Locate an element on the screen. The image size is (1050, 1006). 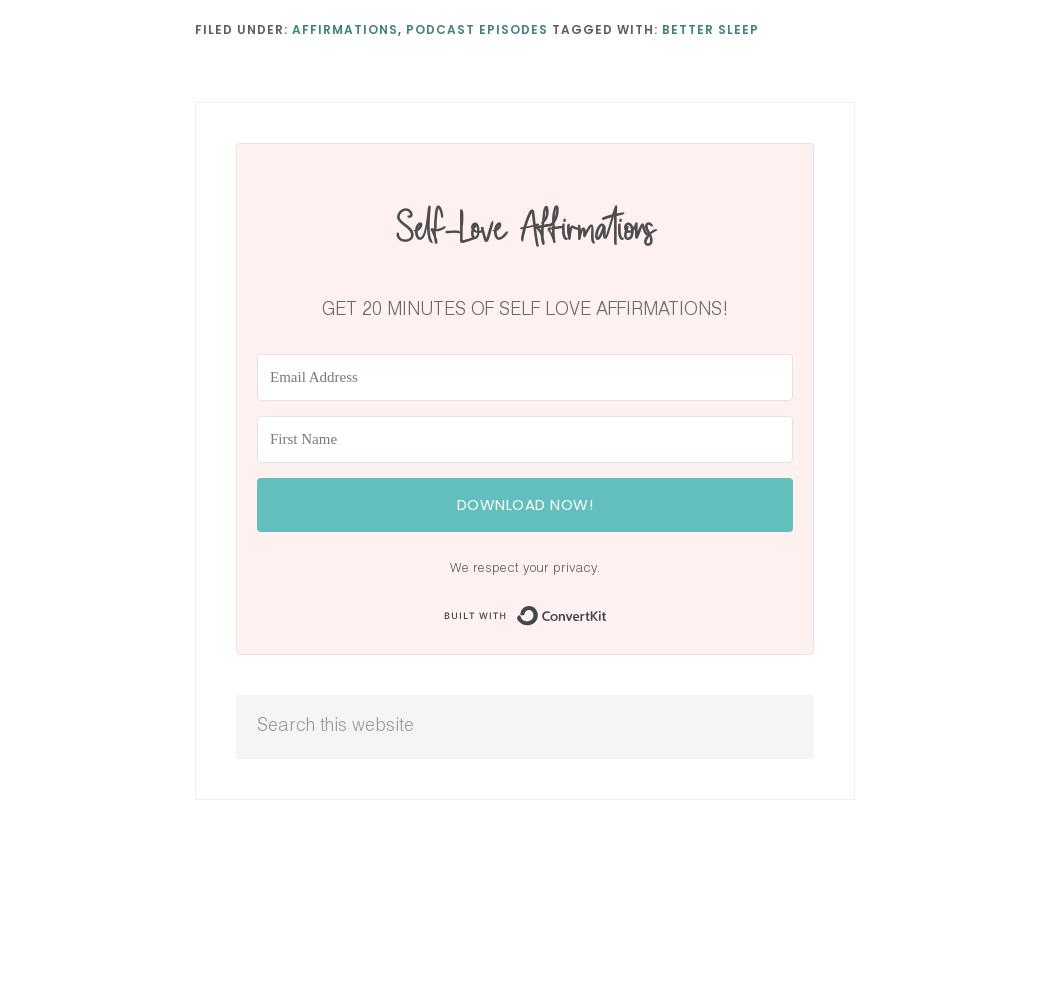
'Built with ConvertKit' is located at coordinates (678, 614).